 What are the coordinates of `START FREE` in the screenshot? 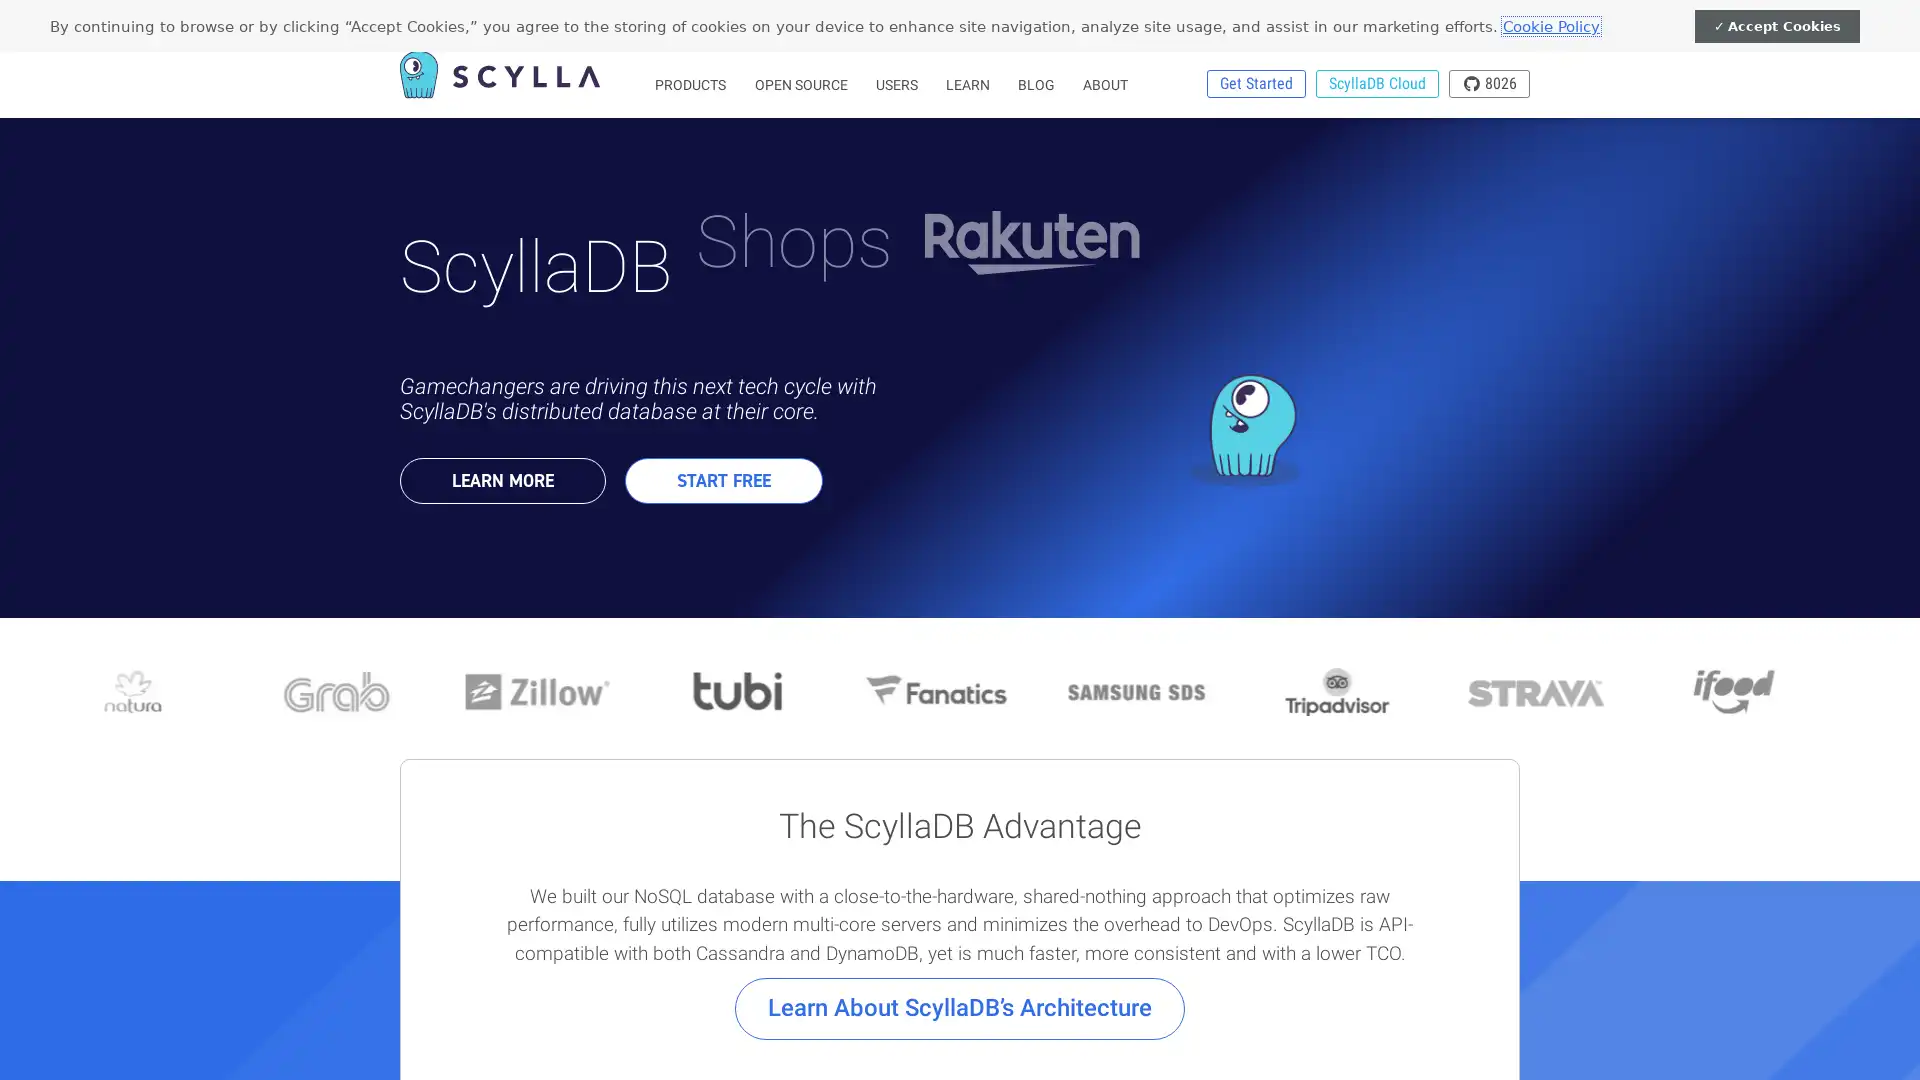 It's located at (723, 480).